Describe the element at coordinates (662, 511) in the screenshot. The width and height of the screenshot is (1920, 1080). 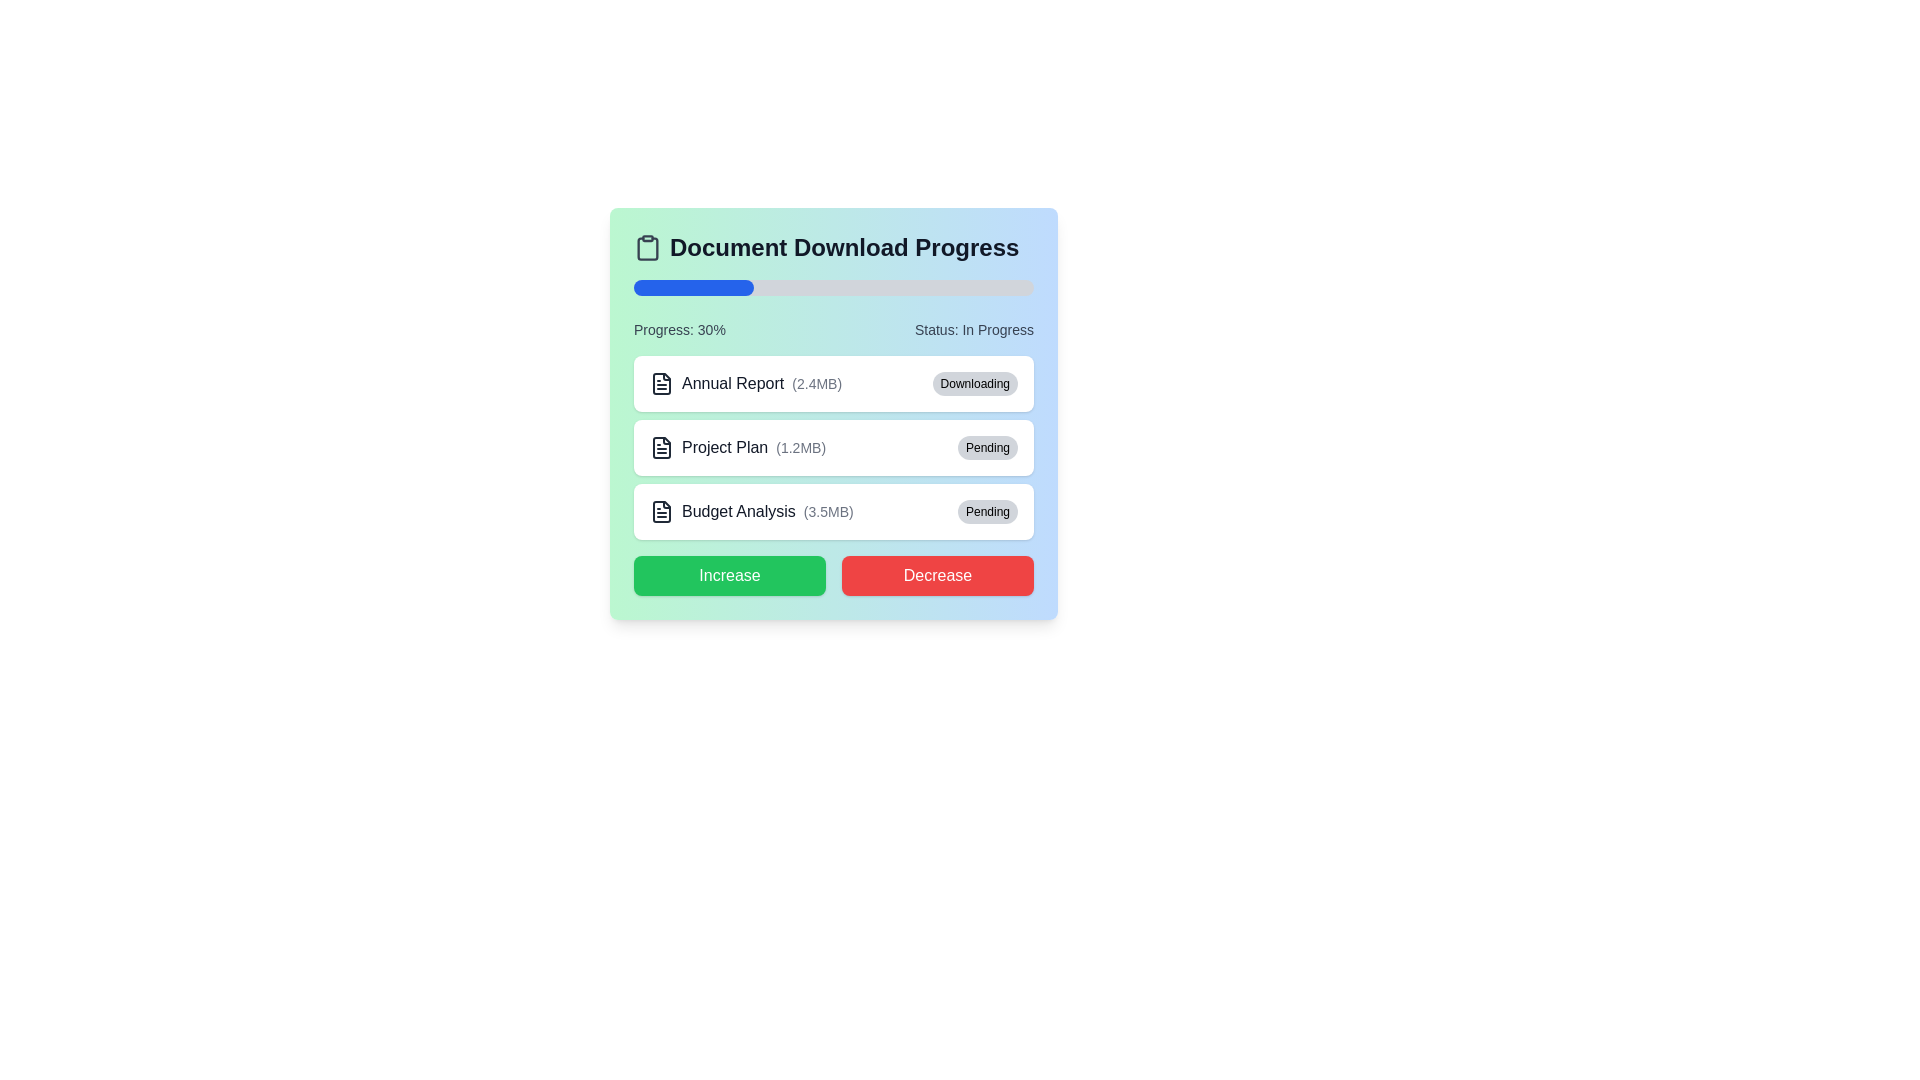
I see `the file icon representing the document titled 'Budget Analysis', located next to the text label 'Budget Analysis (3.5MB)' in the third row of the downloadable items list` at that location.